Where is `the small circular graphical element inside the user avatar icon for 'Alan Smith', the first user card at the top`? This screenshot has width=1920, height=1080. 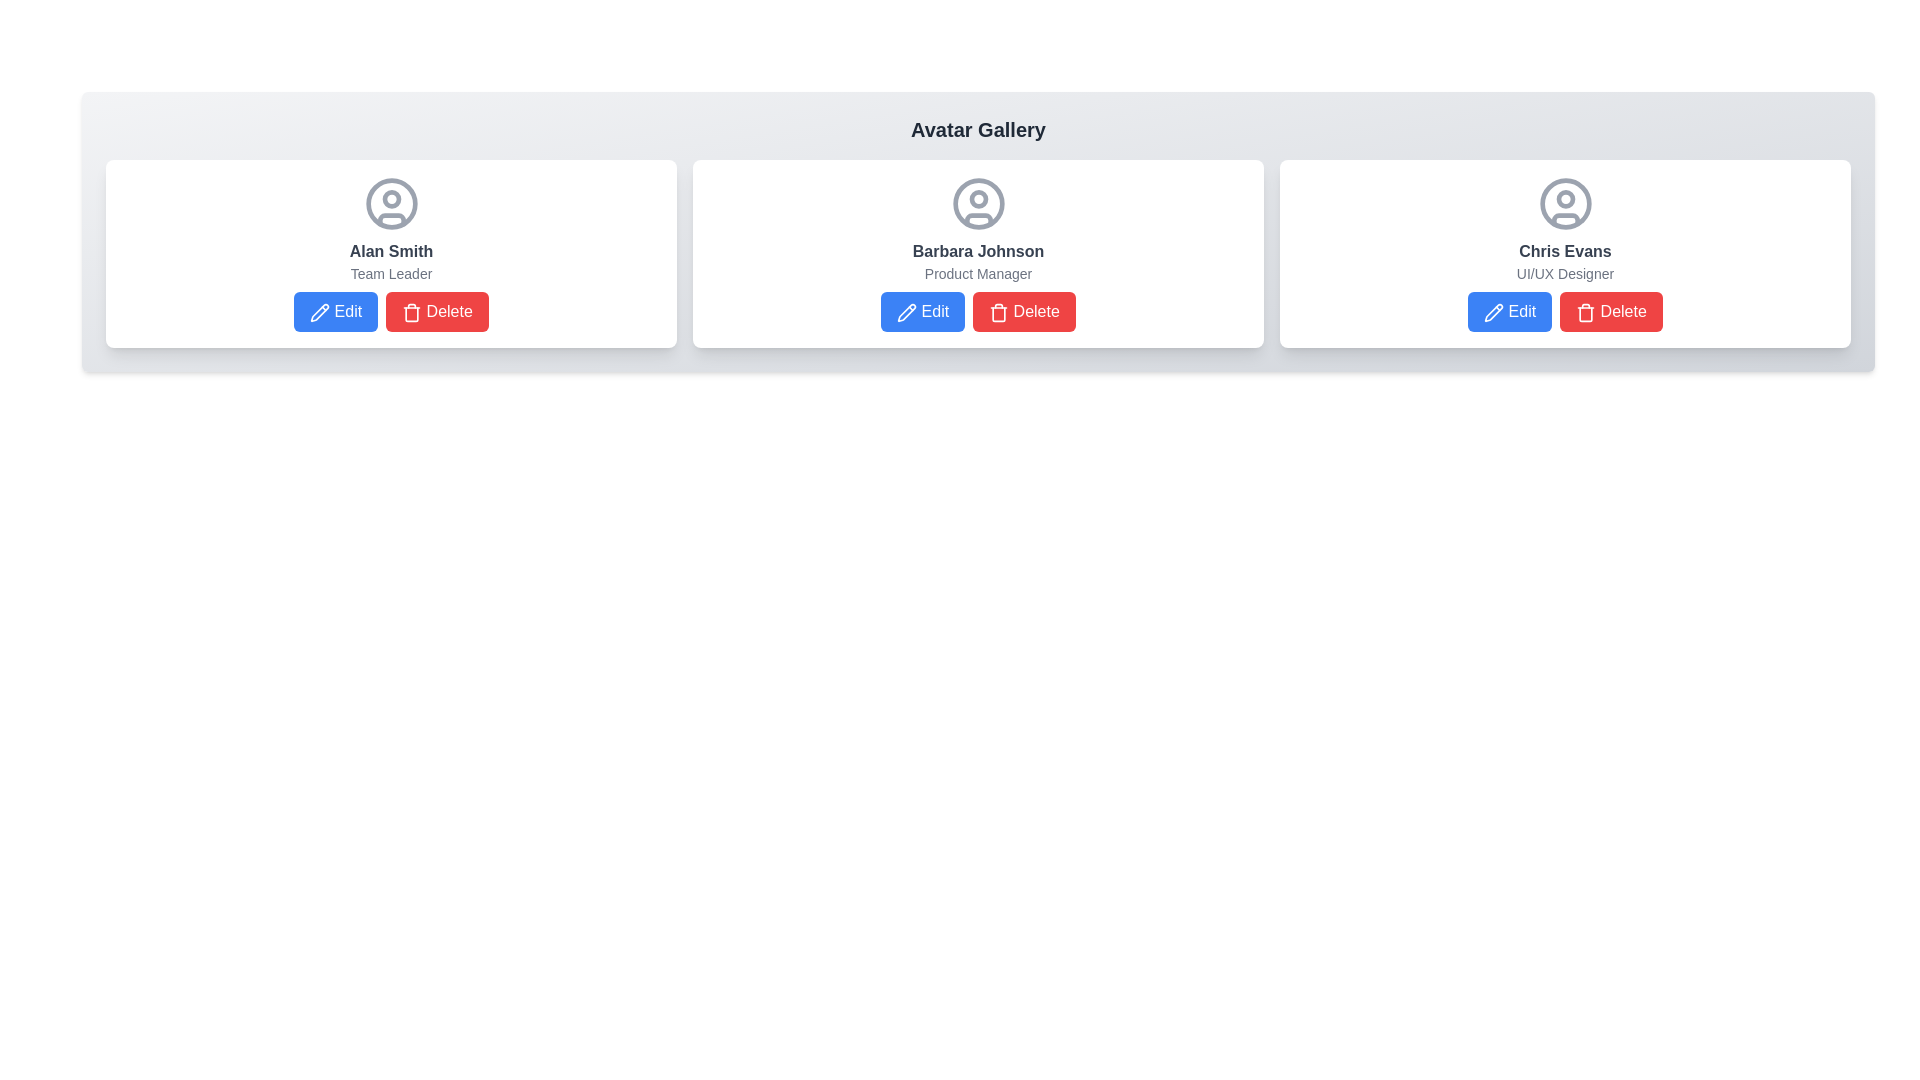
the small circular graphical element inside the user avatar icon for 'Alan Smith', the first user card at the top is located at coordinates (391, 199).